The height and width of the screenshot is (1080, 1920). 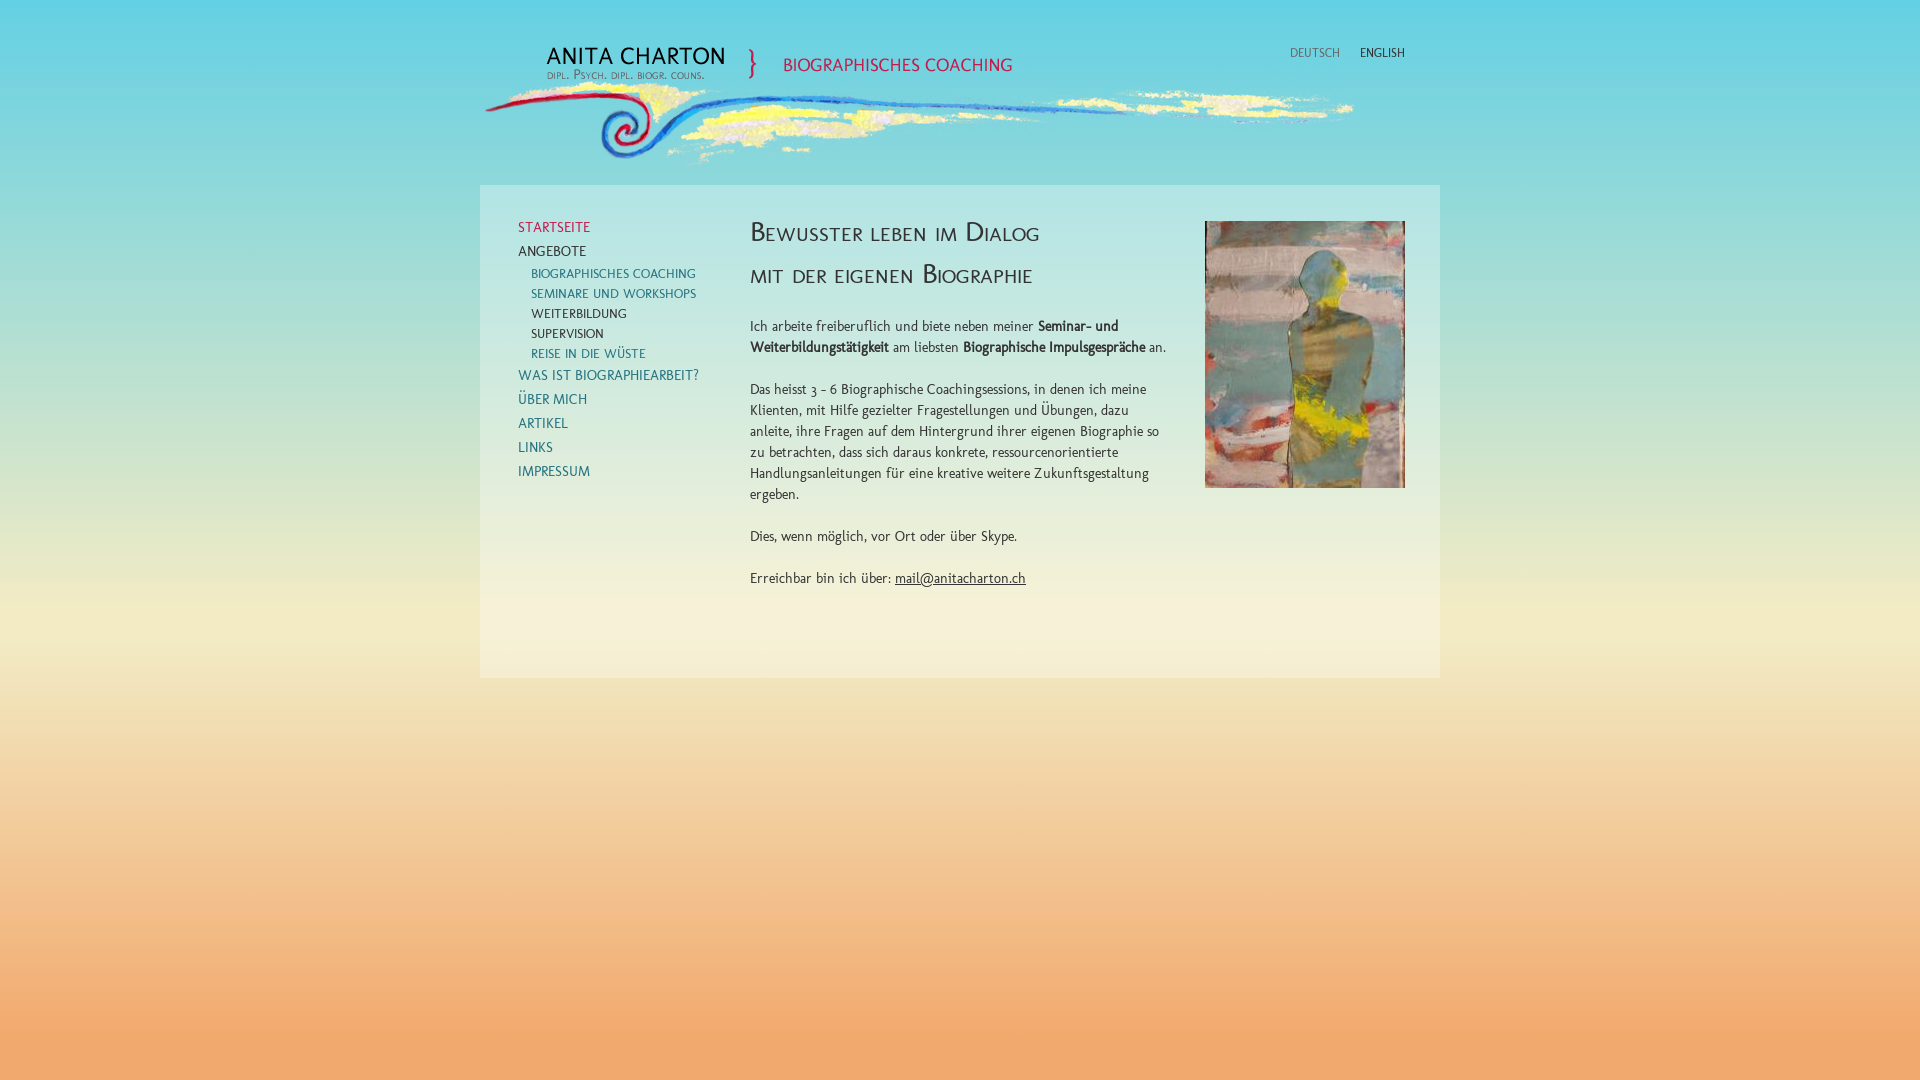 What do you see at coordinates (607, 375) in the screenshot?
I see `'WAS IST BIOGRAPHIEARBEIT?'` at bounding box center [607, 375].